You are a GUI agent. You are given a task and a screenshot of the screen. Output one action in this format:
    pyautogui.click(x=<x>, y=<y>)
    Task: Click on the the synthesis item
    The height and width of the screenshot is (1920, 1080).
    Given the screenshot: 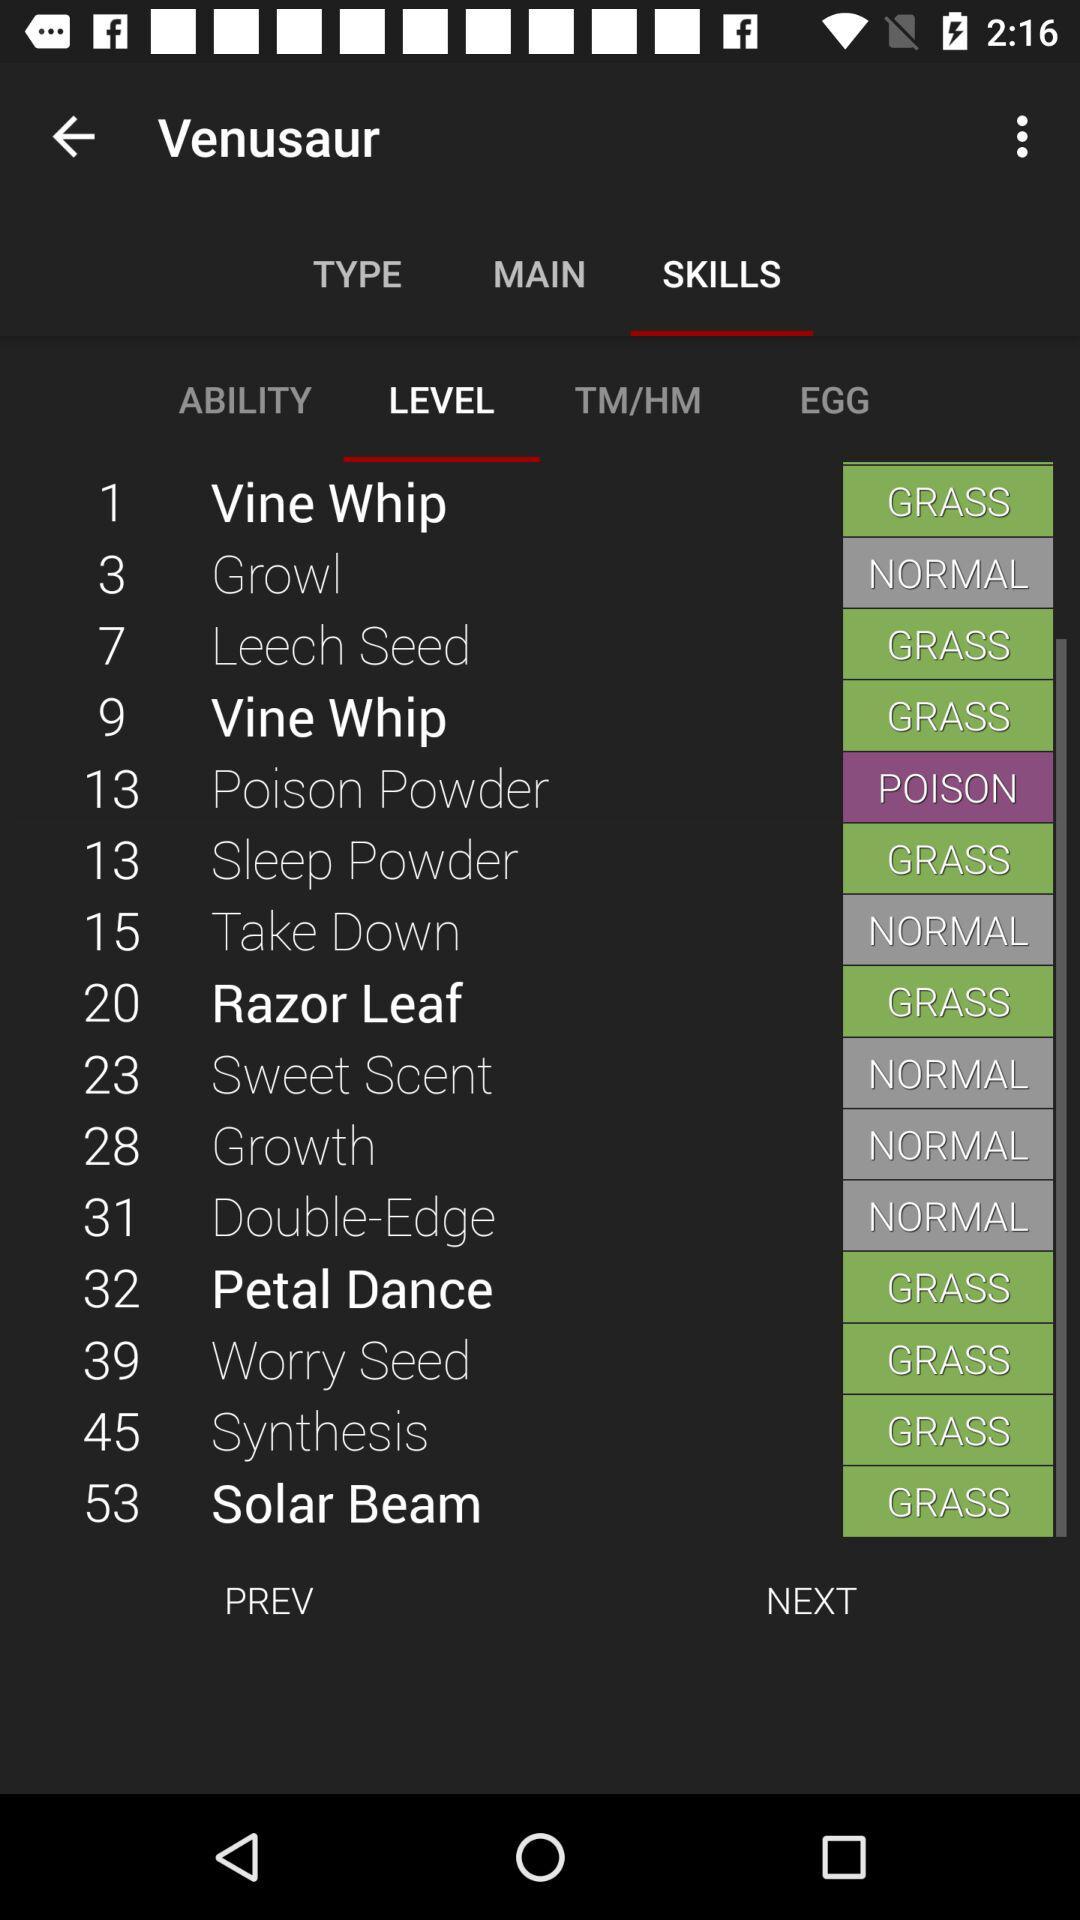 What is the action you would take?
    pyautogui.click(x=525, y=1428)
    